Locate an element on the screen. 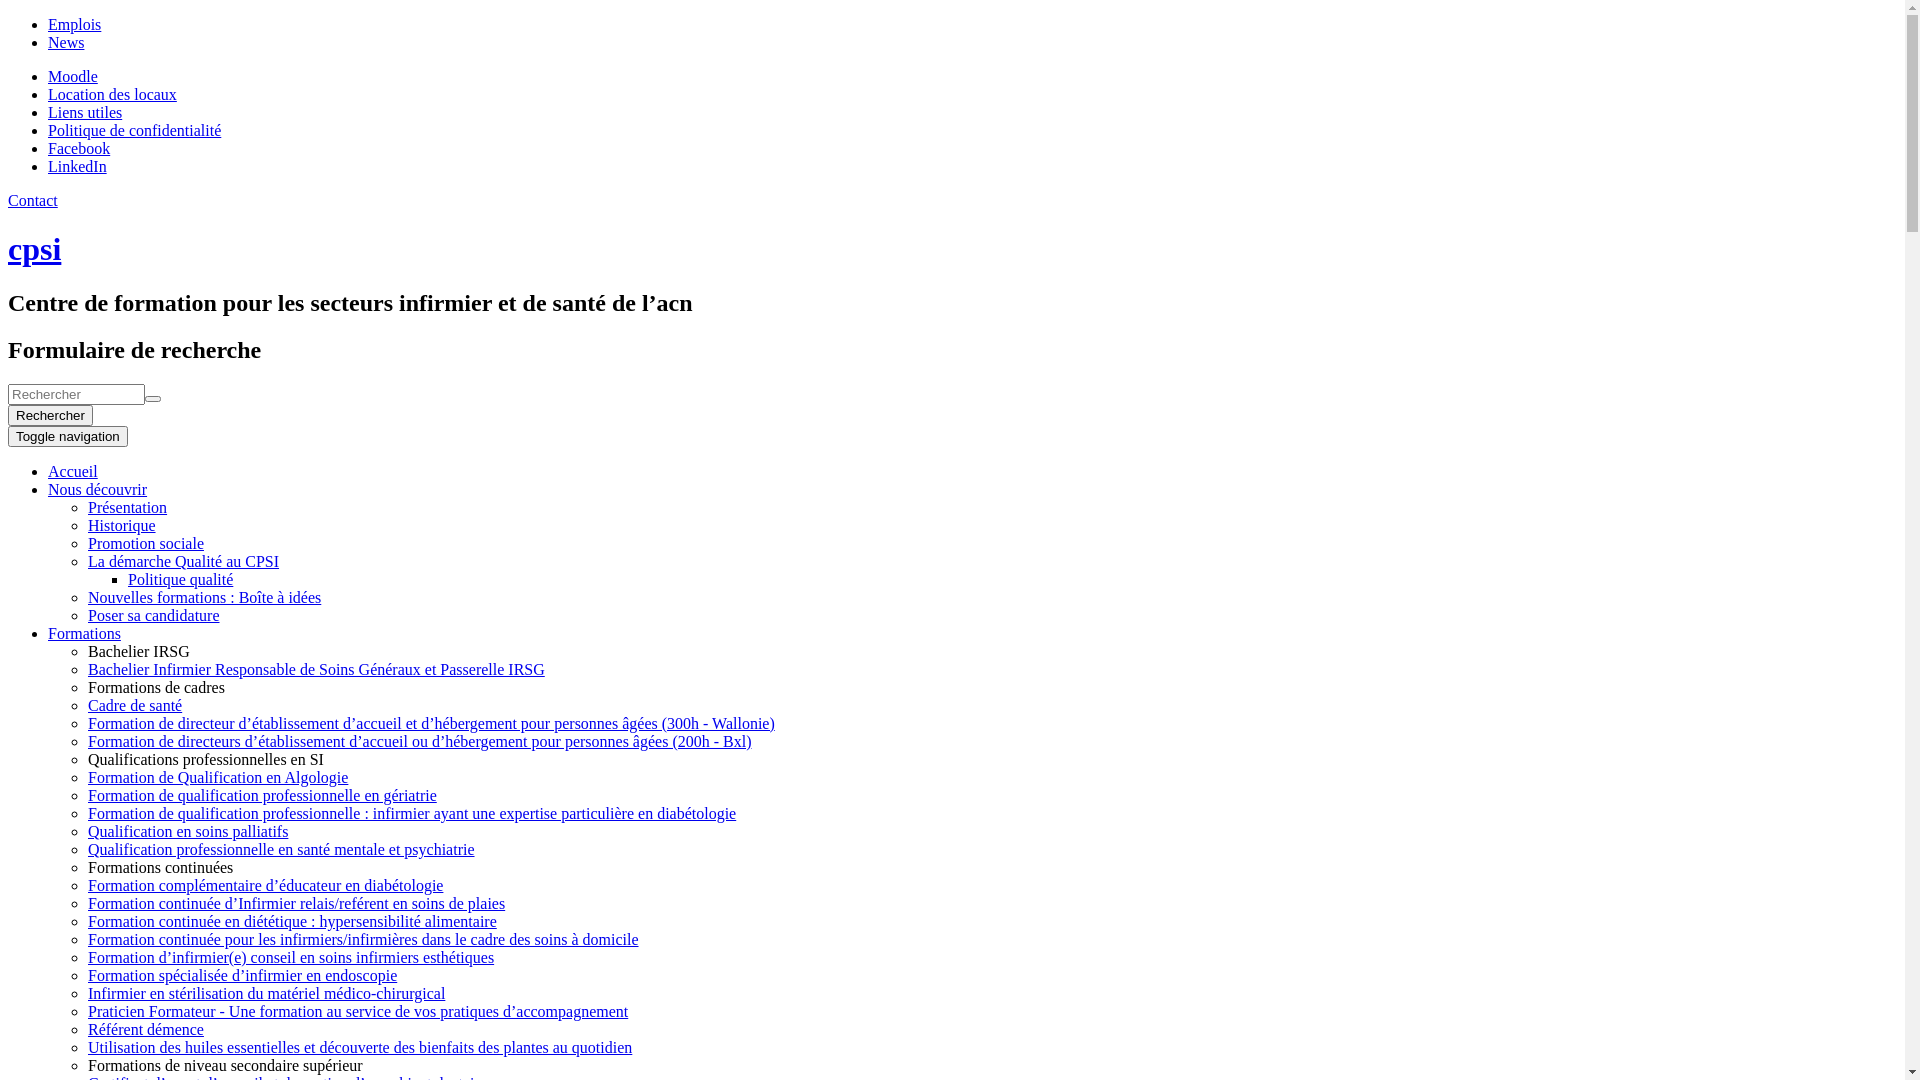  'Rechercher' is located at coordinates (50, 414).